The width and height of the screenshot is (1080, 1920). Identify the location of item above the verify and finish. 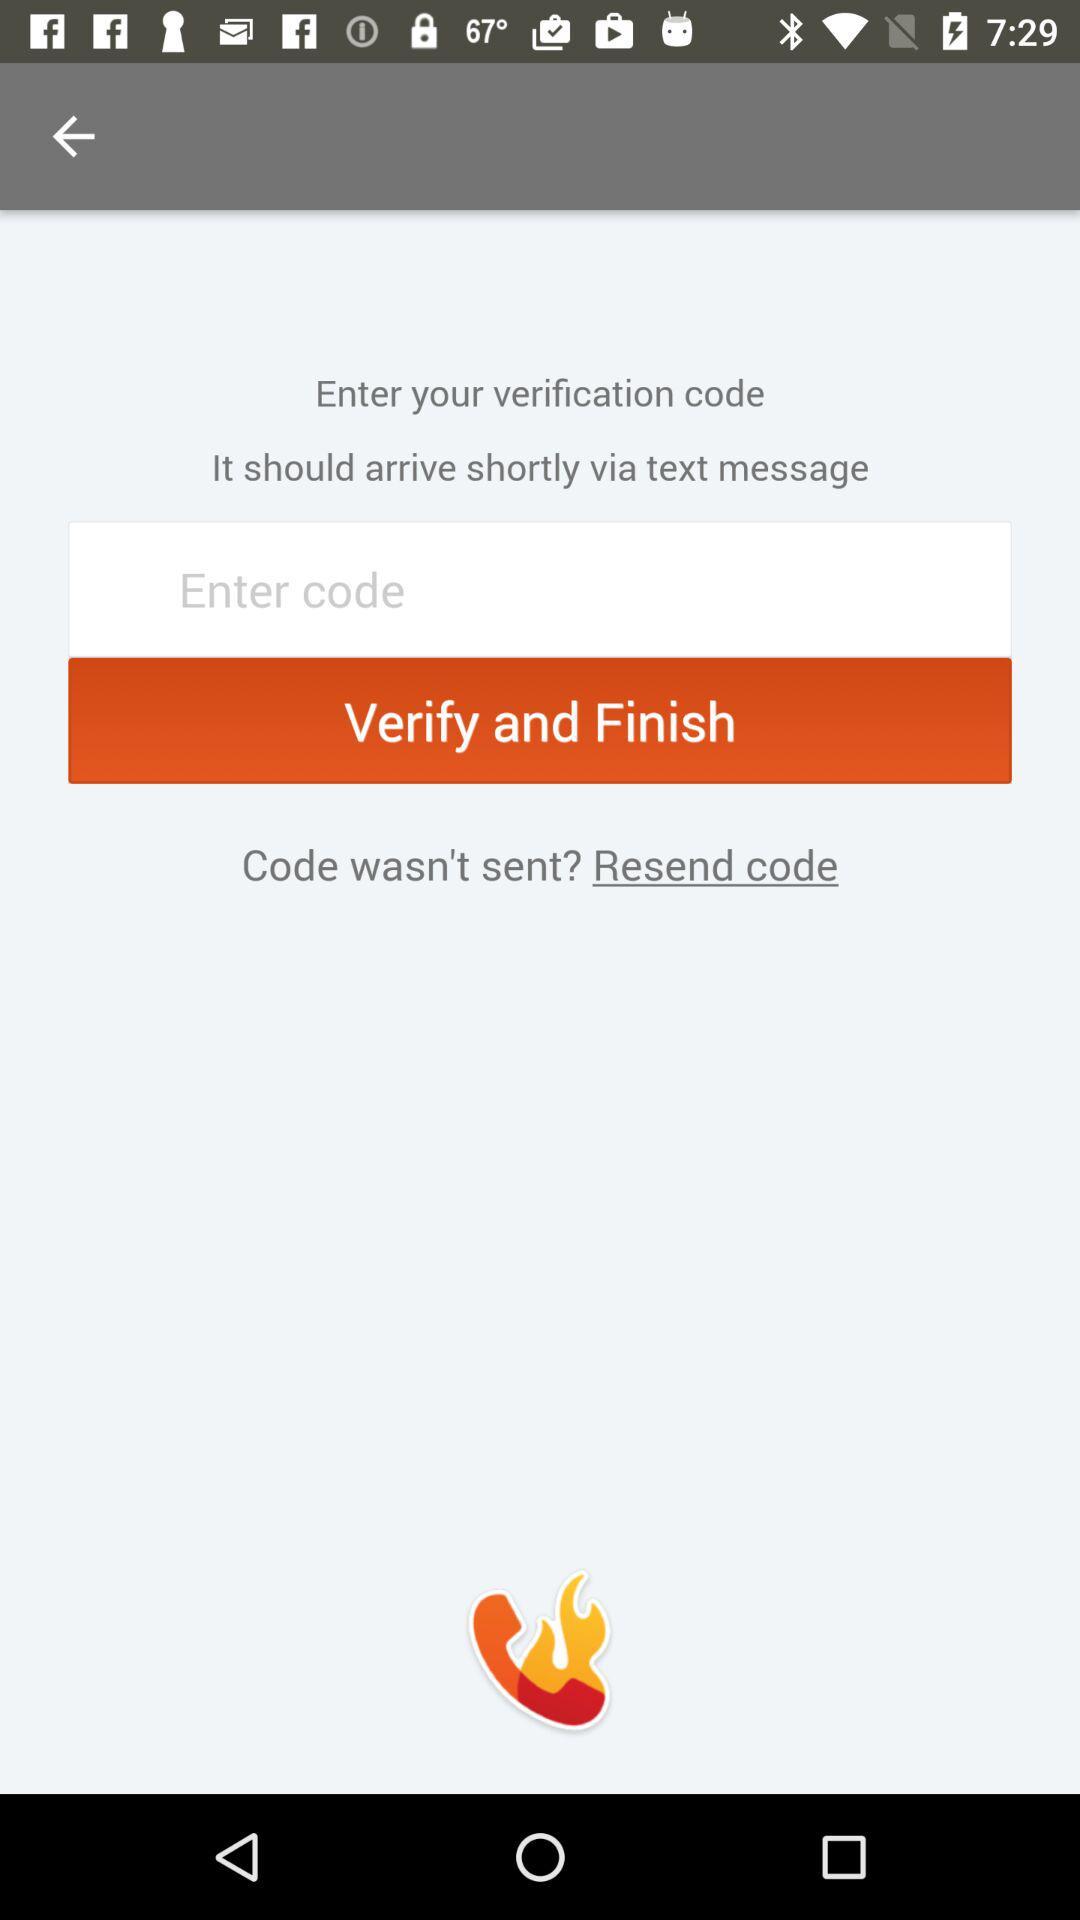
(540, 588).